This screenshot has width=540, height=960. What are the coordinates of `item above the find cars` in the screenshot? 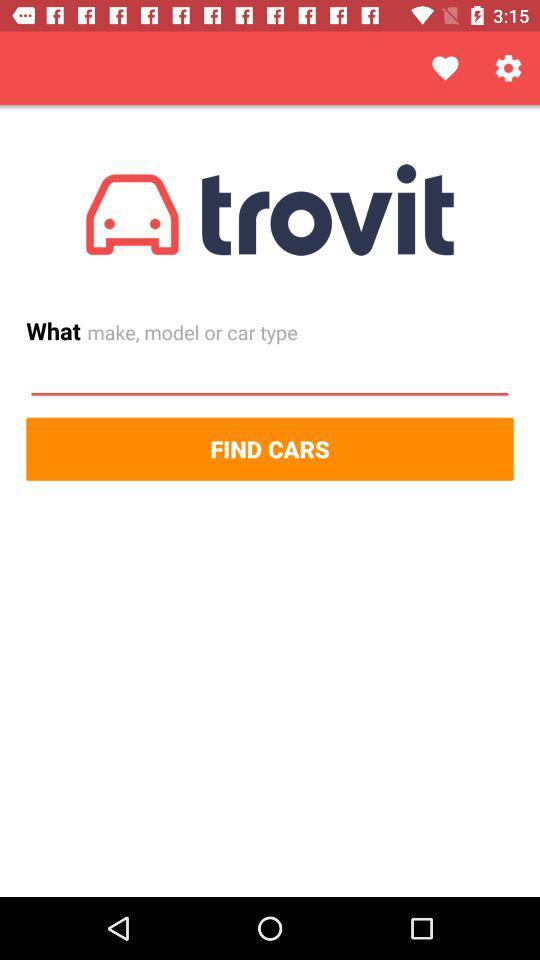 It's located at (270, 374).